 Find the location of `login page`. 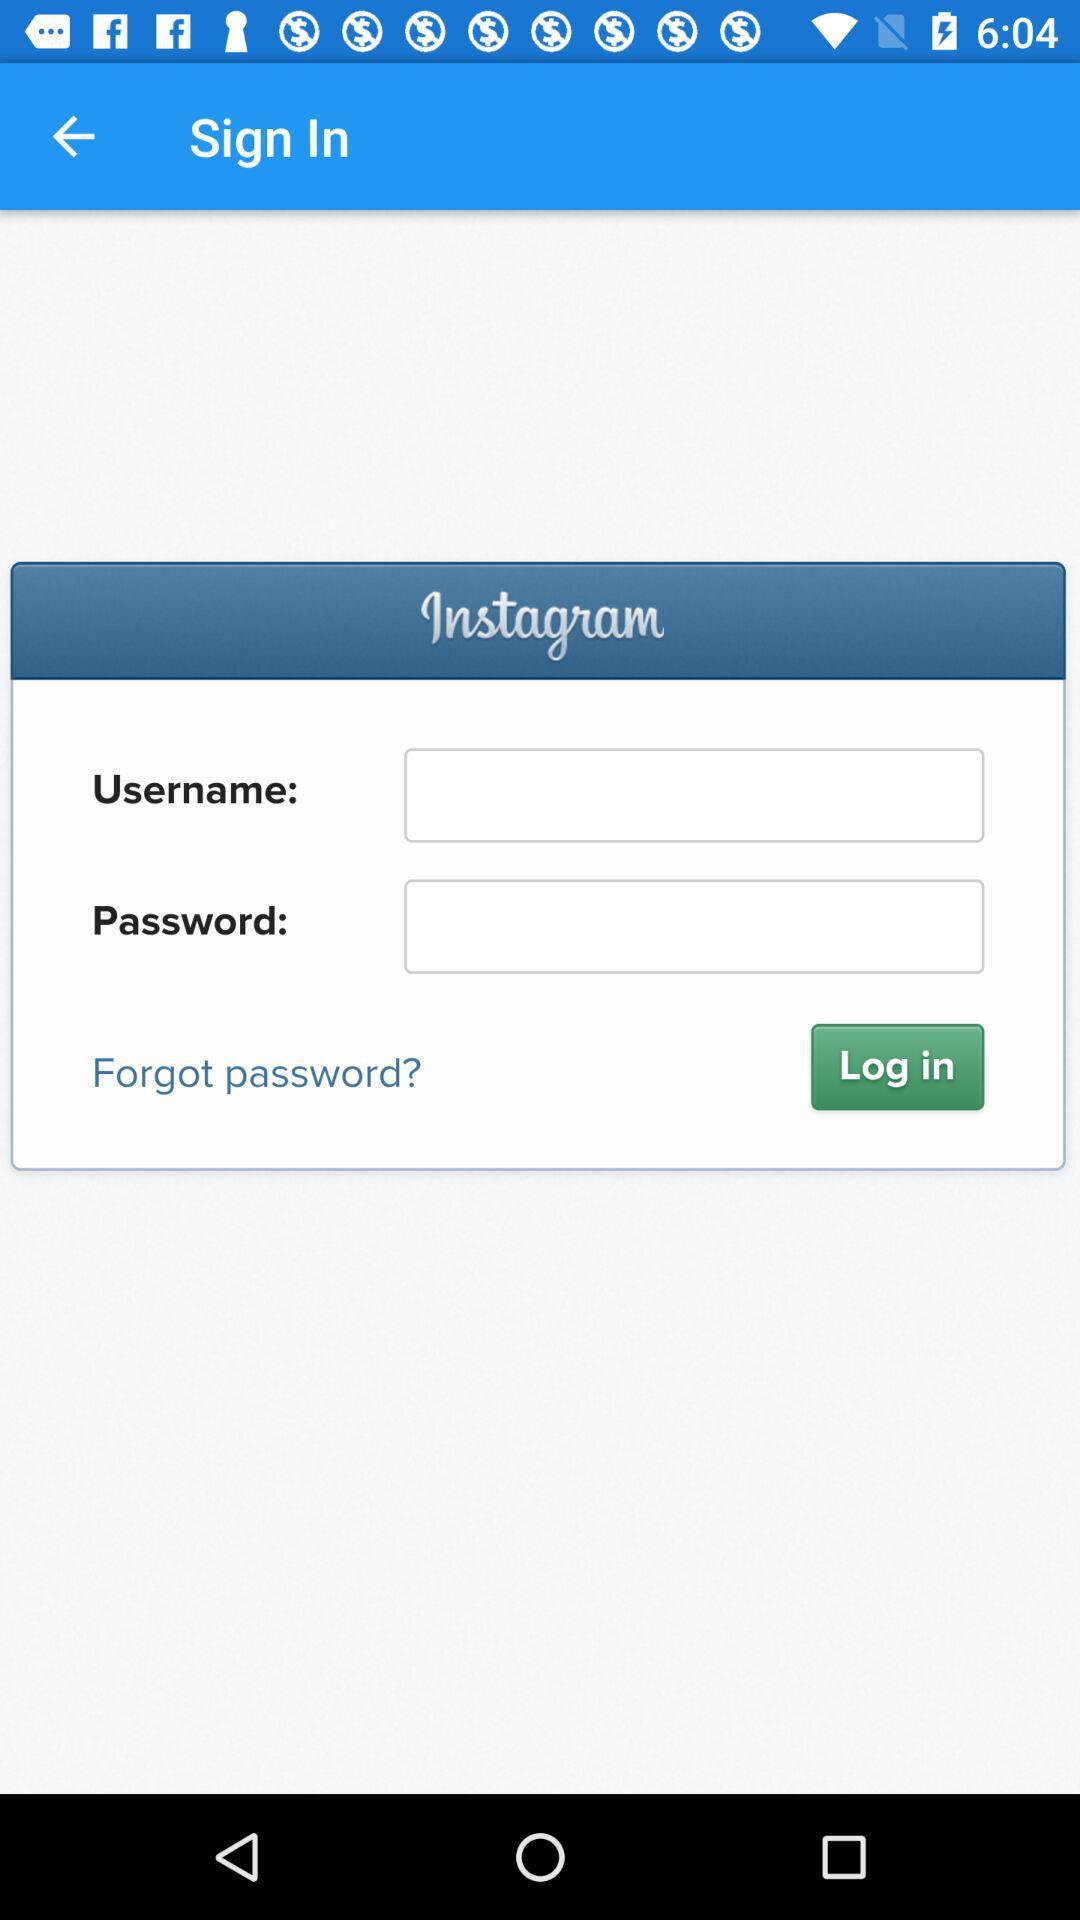

login page is located at coordinates (540, 1002).